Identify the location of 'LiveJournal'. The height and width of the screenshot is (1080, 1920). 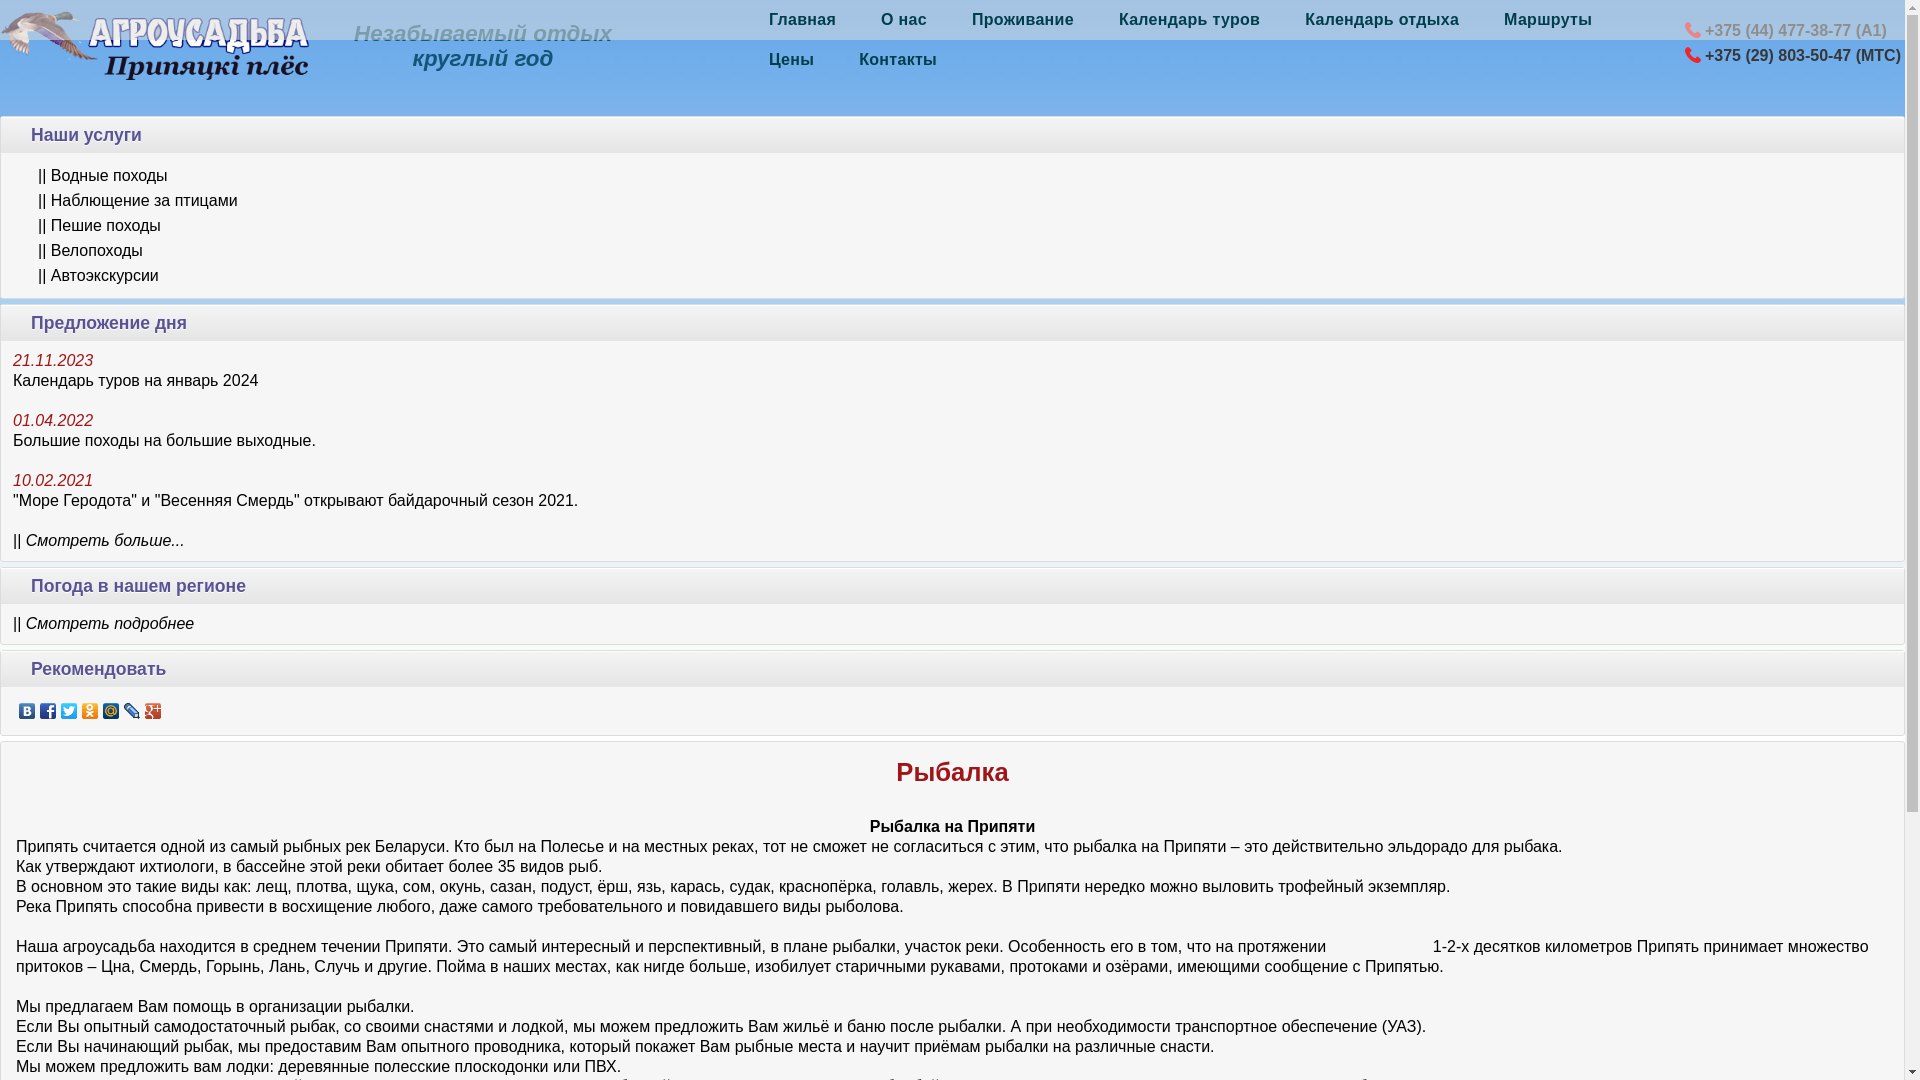
(131, 709).